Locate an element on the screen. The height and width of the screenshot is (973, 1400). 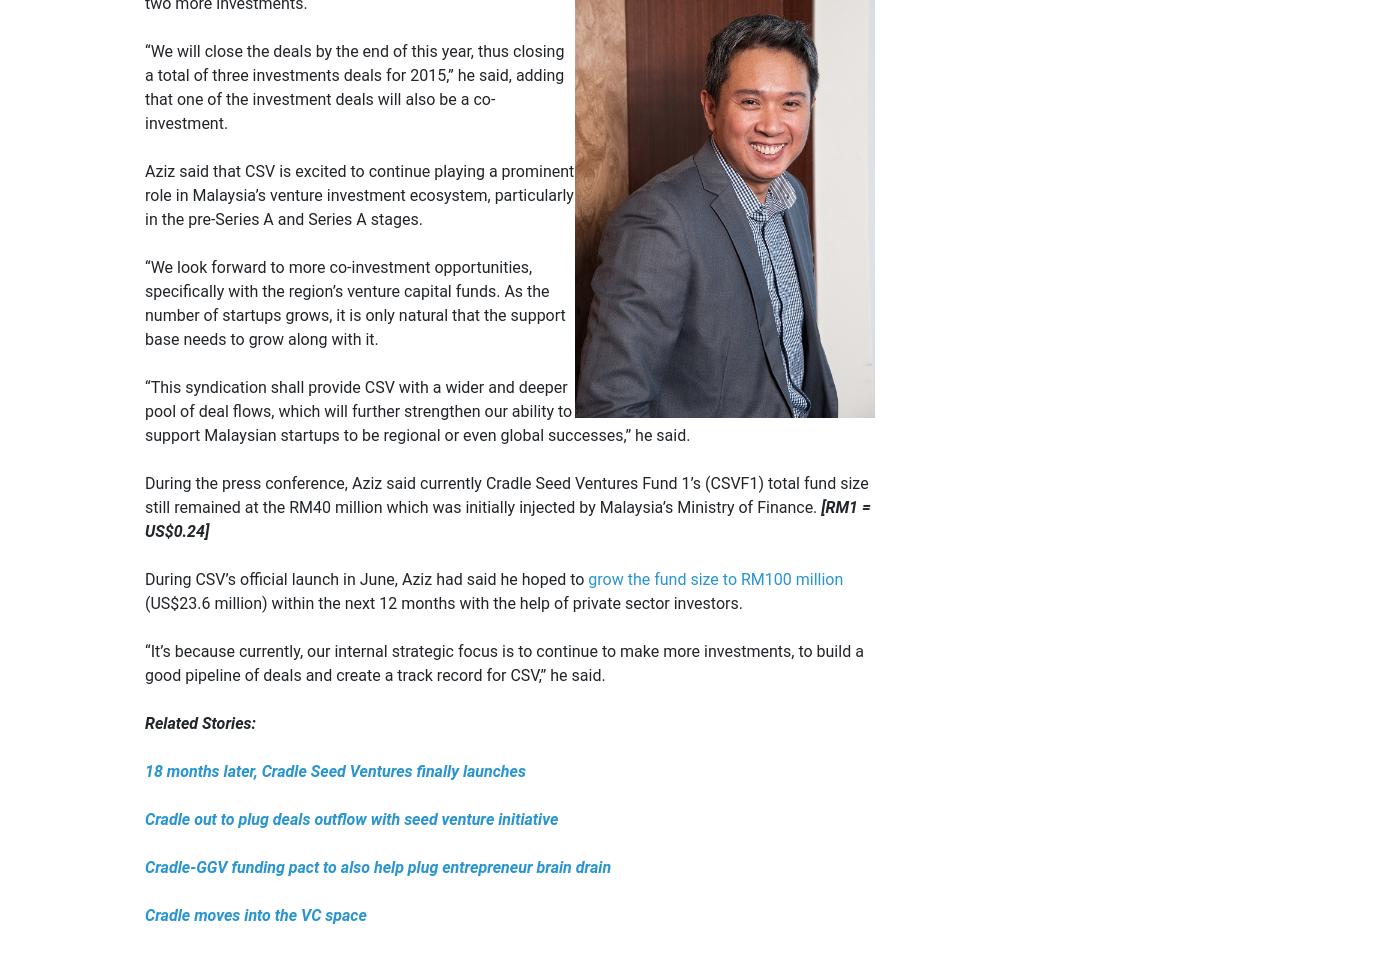
'(US$23.6 million) within the next 12 months with the help of private sector investors.' is located at coordinates (443, 602).